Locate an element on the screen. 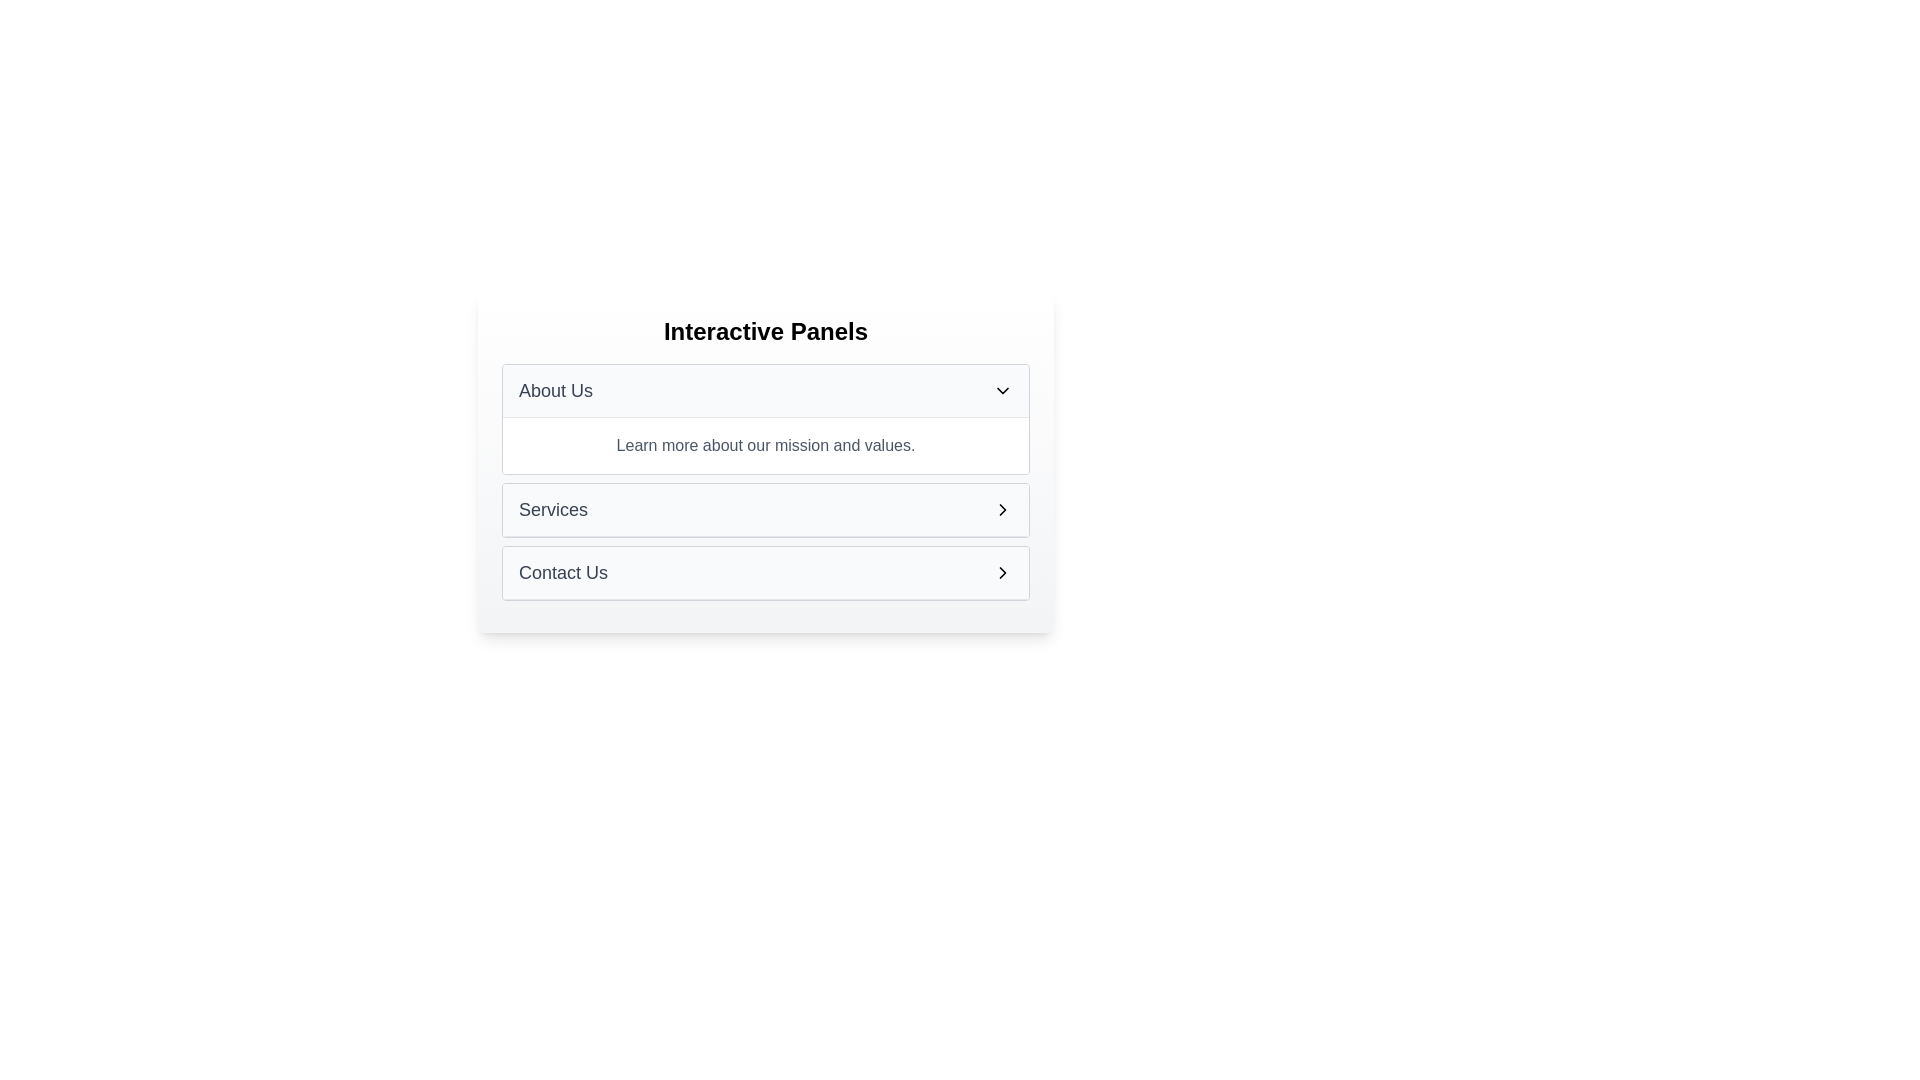 Image resolution: width=1920 pixels, height=1080 pixels. the 'Services' button, which is the second item in the vertically stacked panel of options is located at coordinates (765, 509).